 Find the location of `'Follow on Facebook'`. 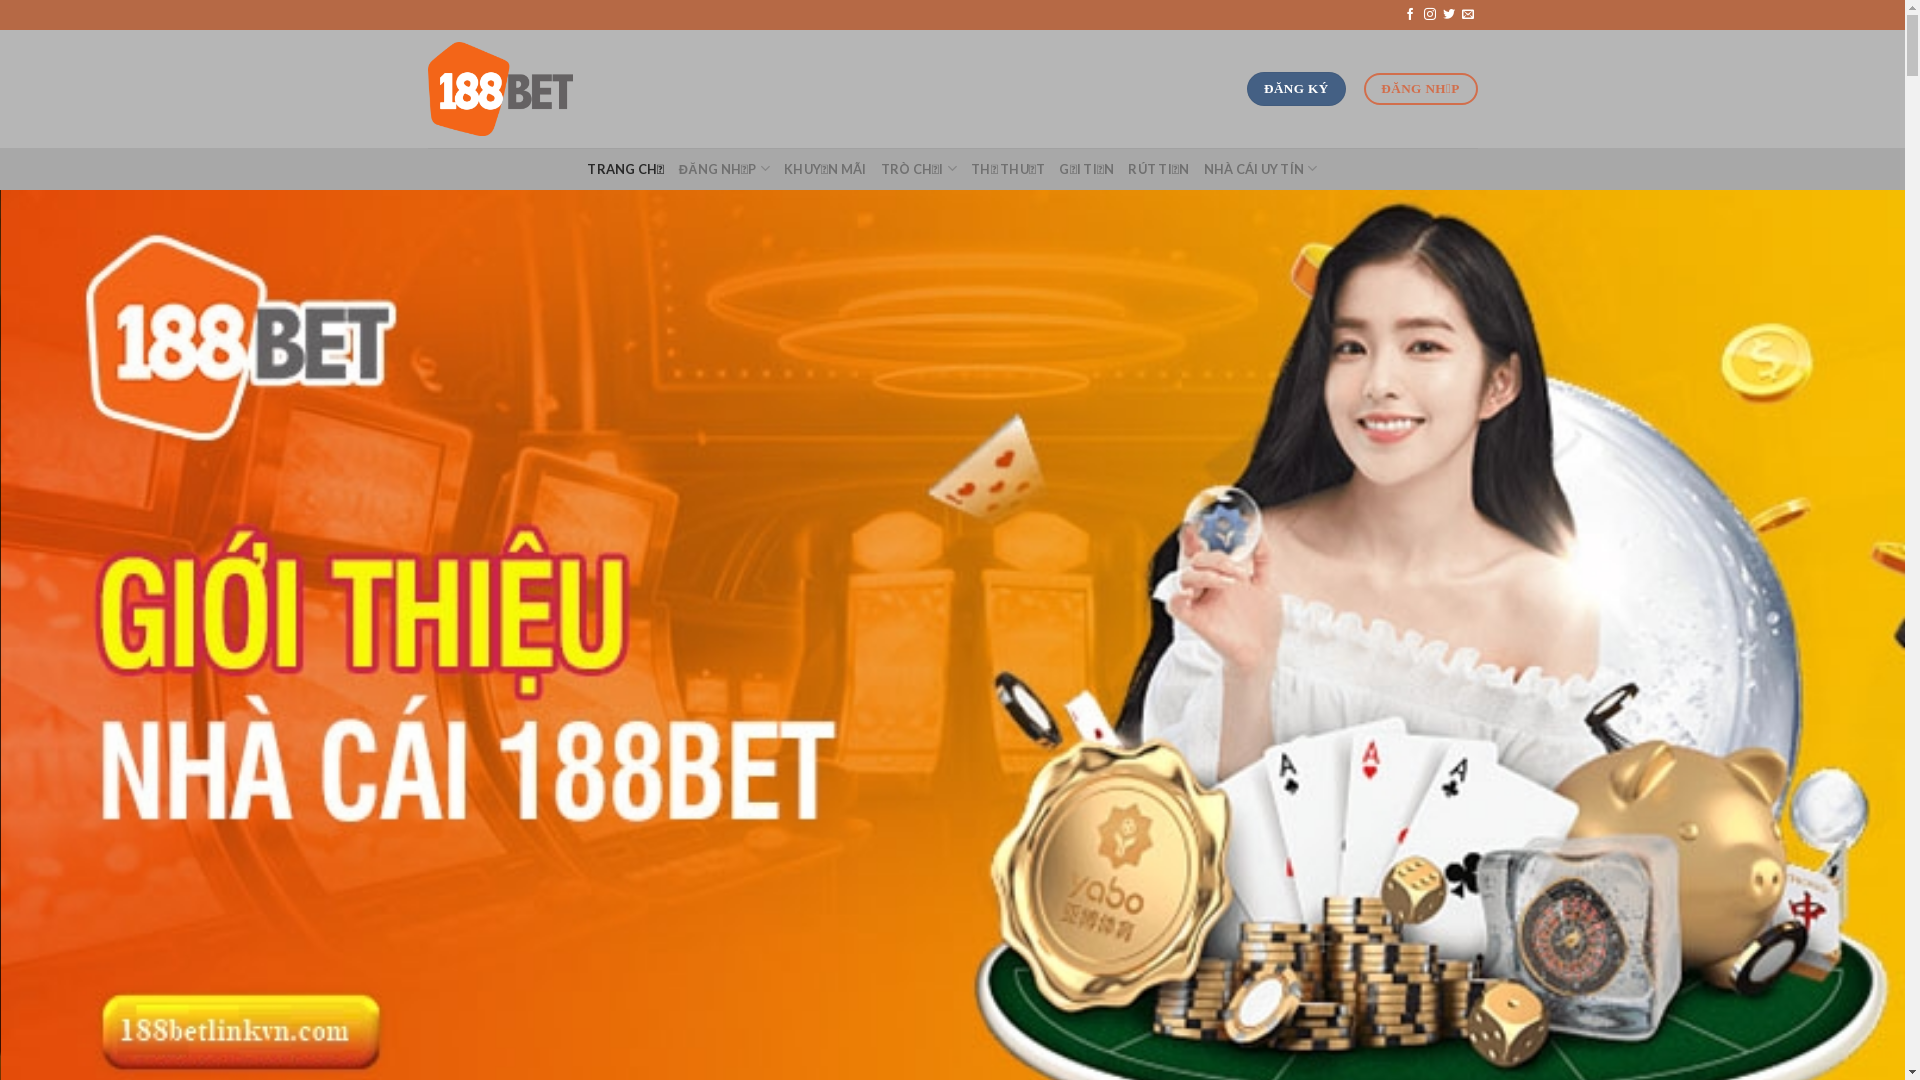

'Follow on Facebook' is located at coordinates (1402, 15).